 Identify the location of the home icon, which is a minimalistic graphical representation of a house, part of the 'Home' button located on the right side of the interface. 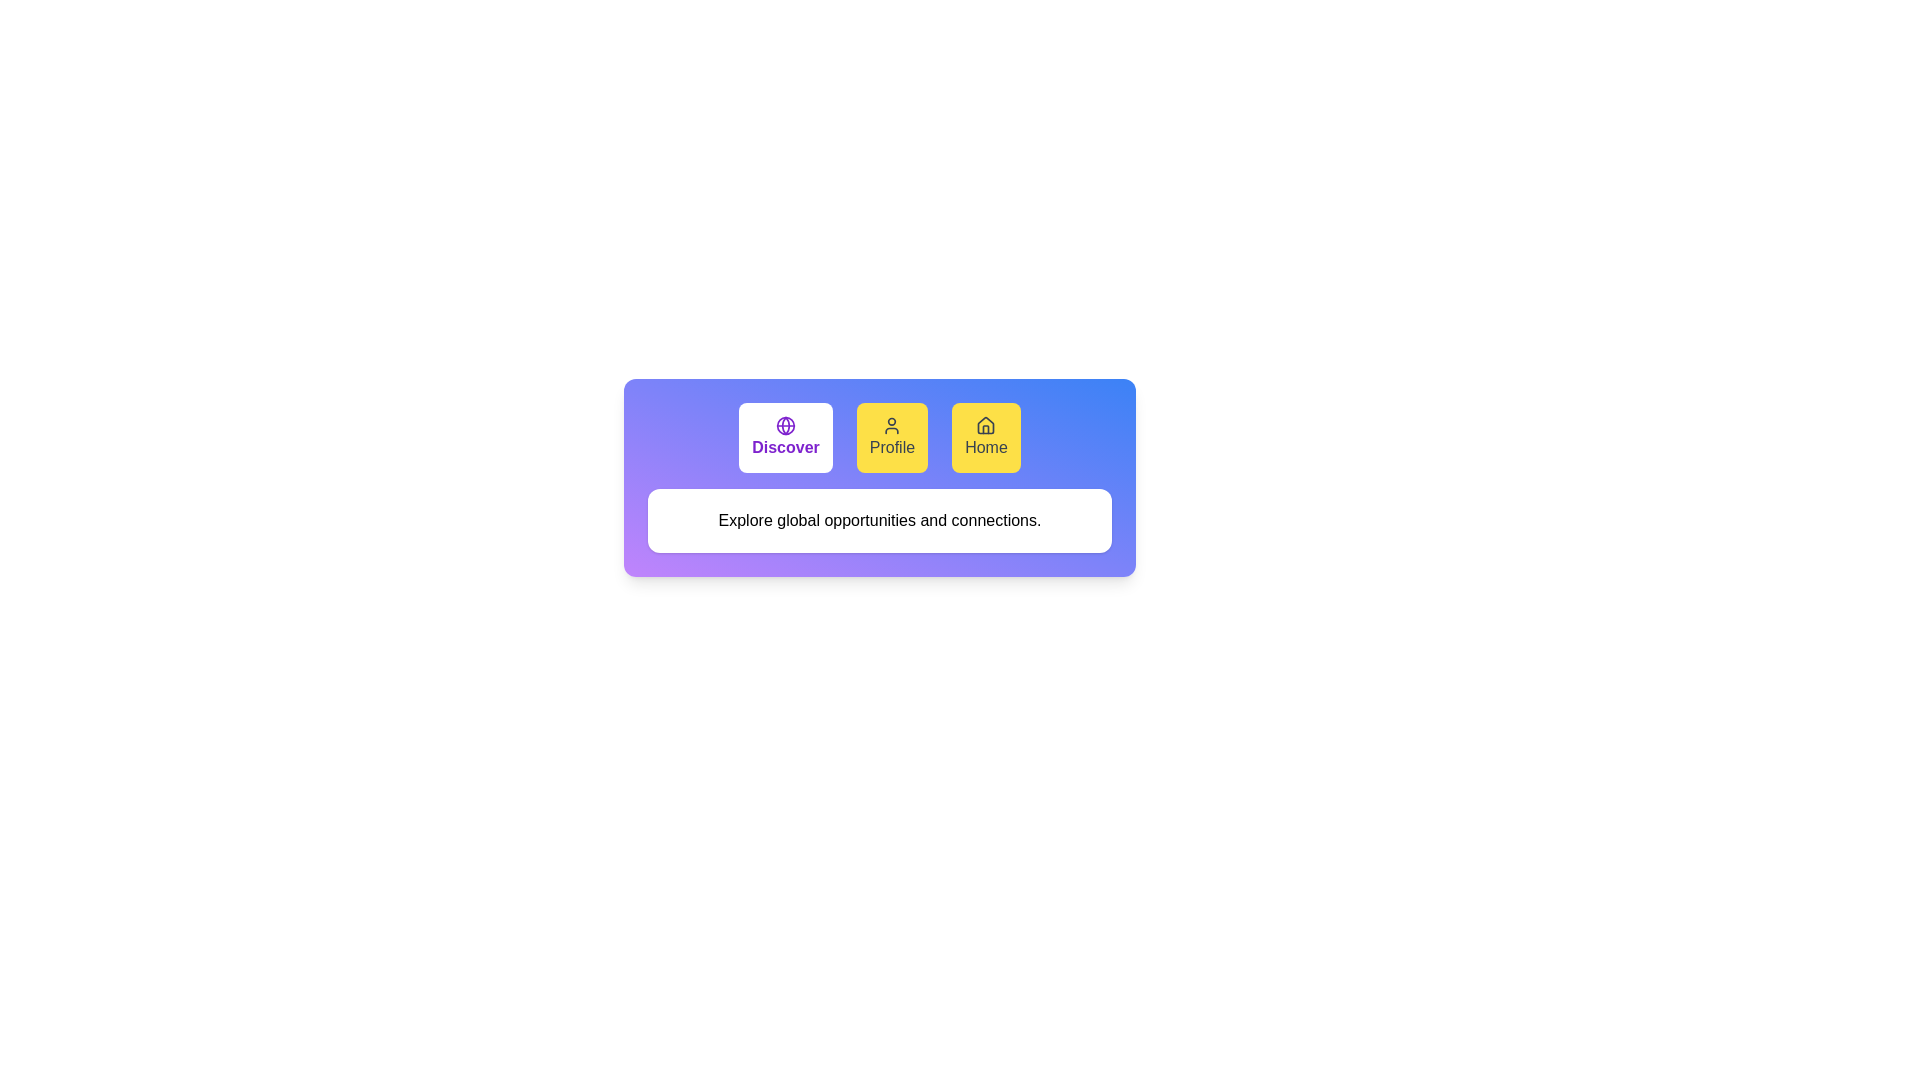
(986, 424).